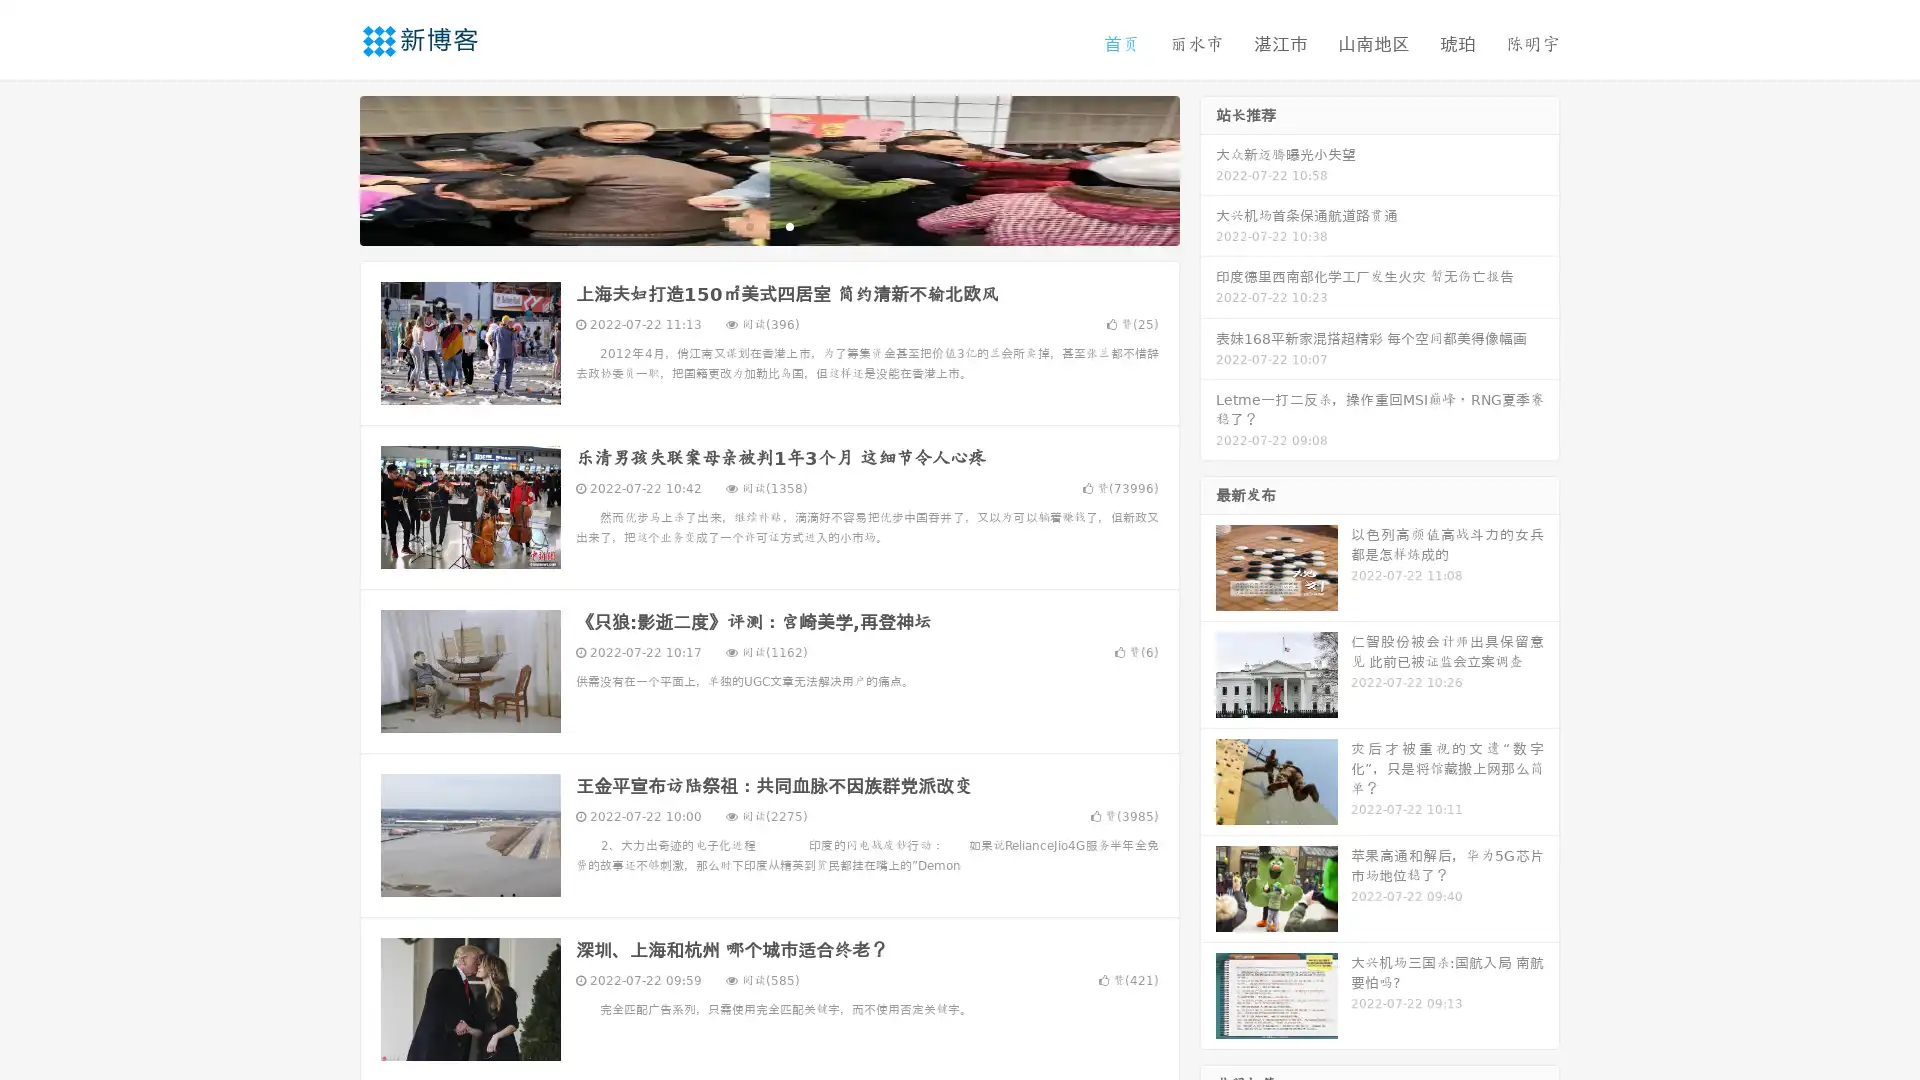  What do you see at coordinates (768, 225) in the screenshot?
I see `Go to slide 2` at bounding box center [768, 225].